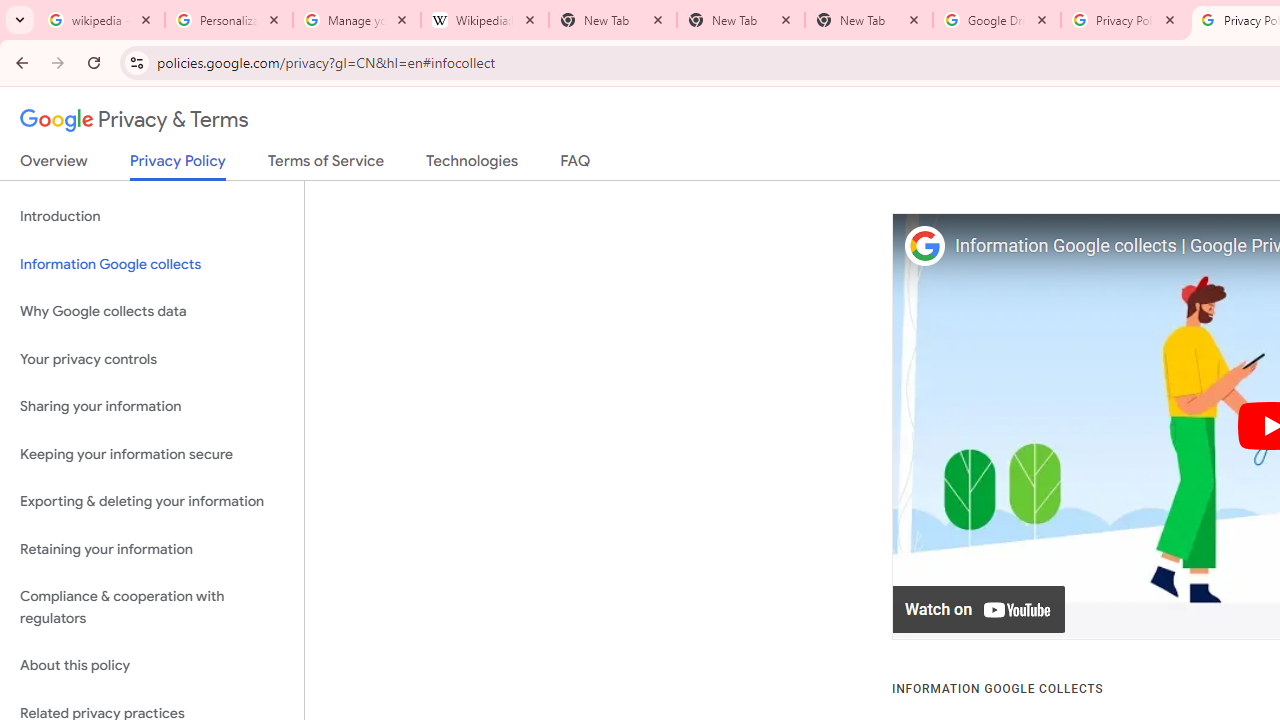  I want to click on 'About this policy', so click(151, 666).